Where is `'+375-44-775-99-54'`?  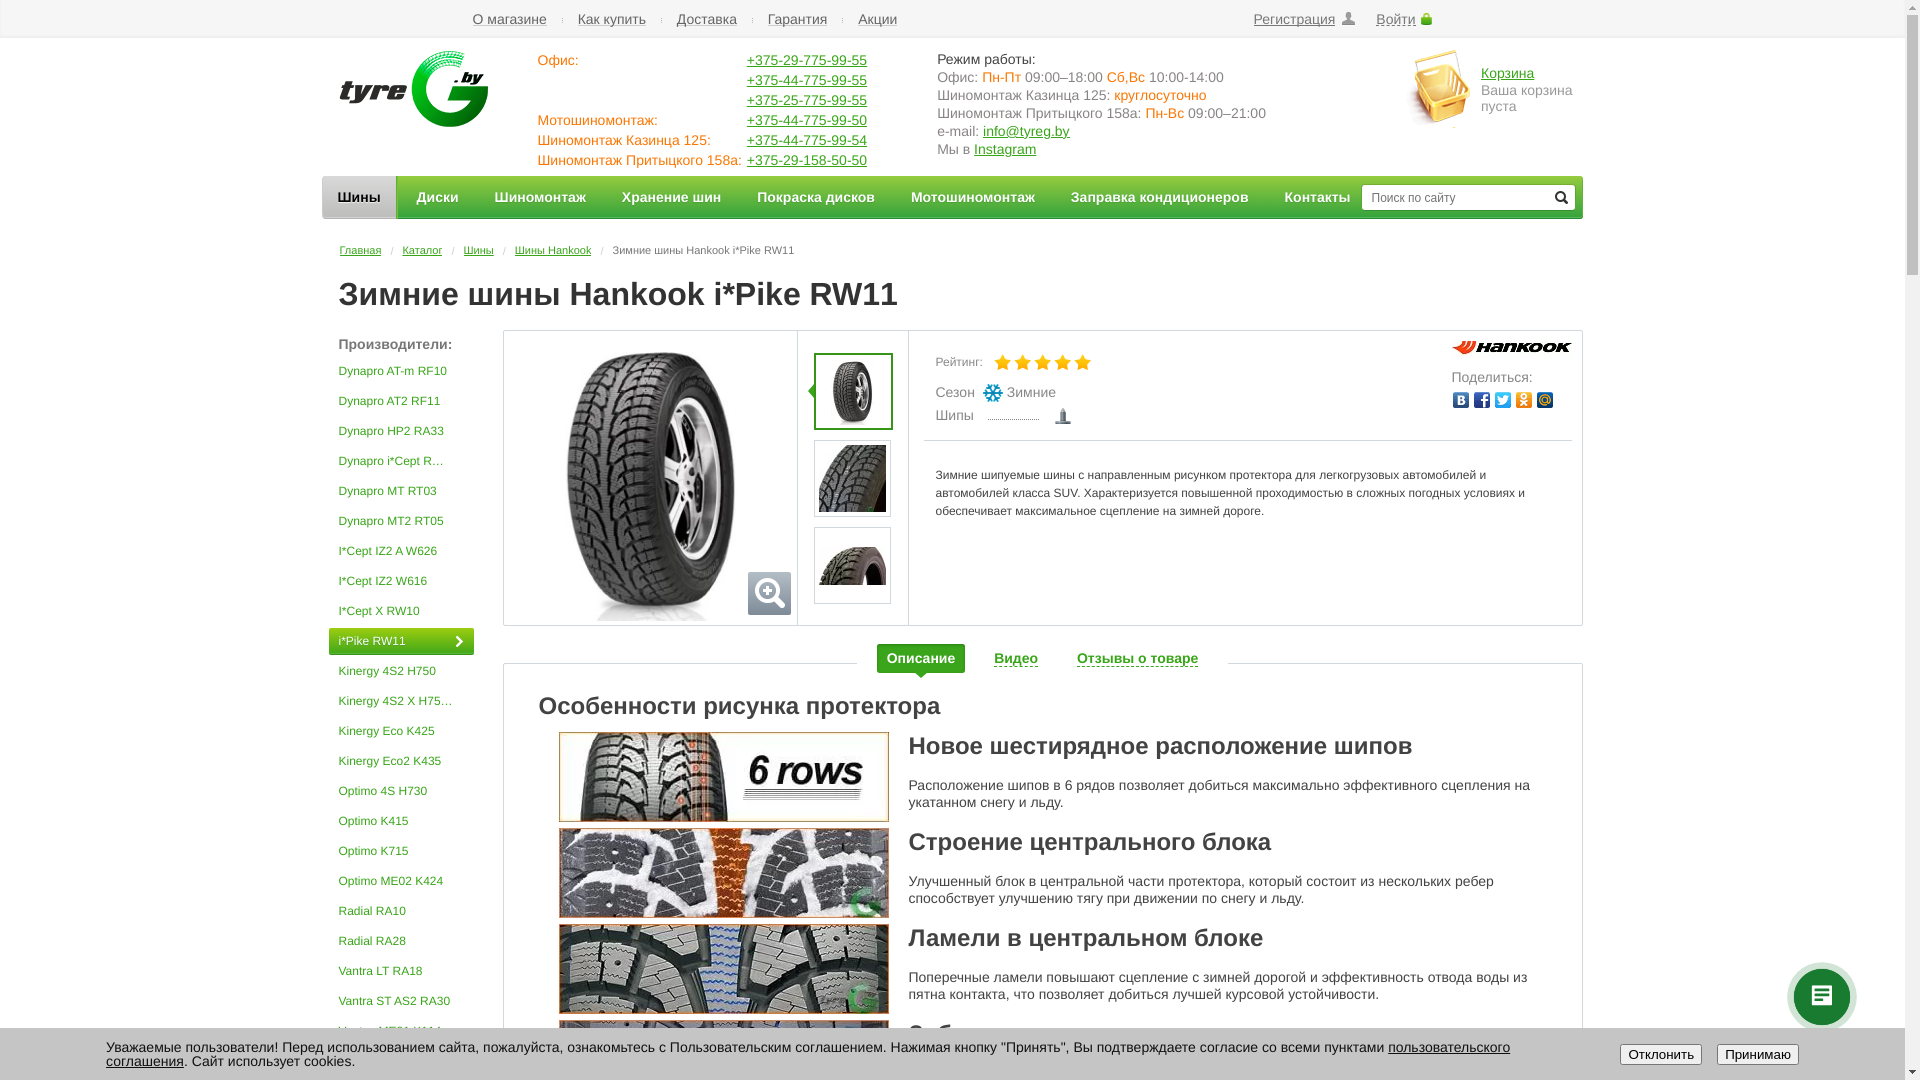
'+375-44-775-99-54' is located at coordinates (806, 138).